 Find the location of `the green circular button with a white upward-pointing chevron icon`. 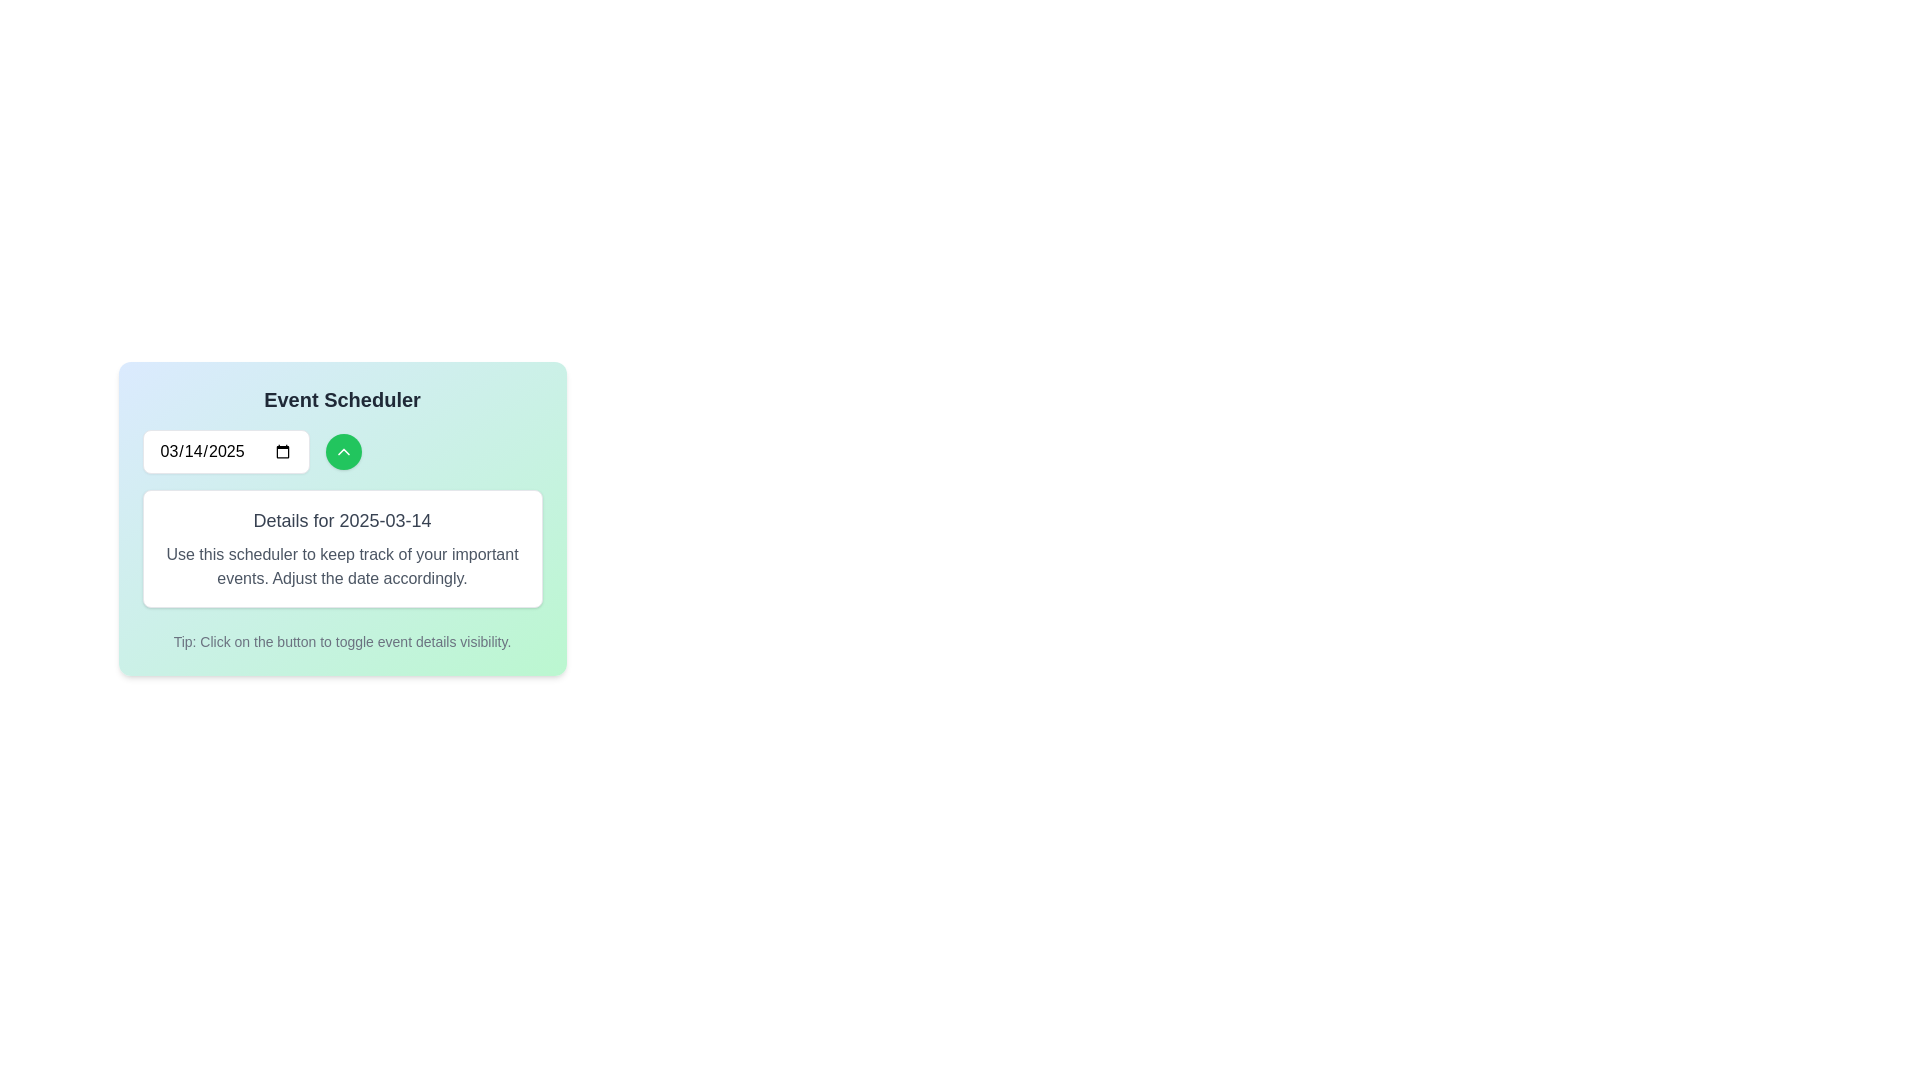

the green circular button with a white upward-pointing chevron icon is located at coordinates (343, 451).